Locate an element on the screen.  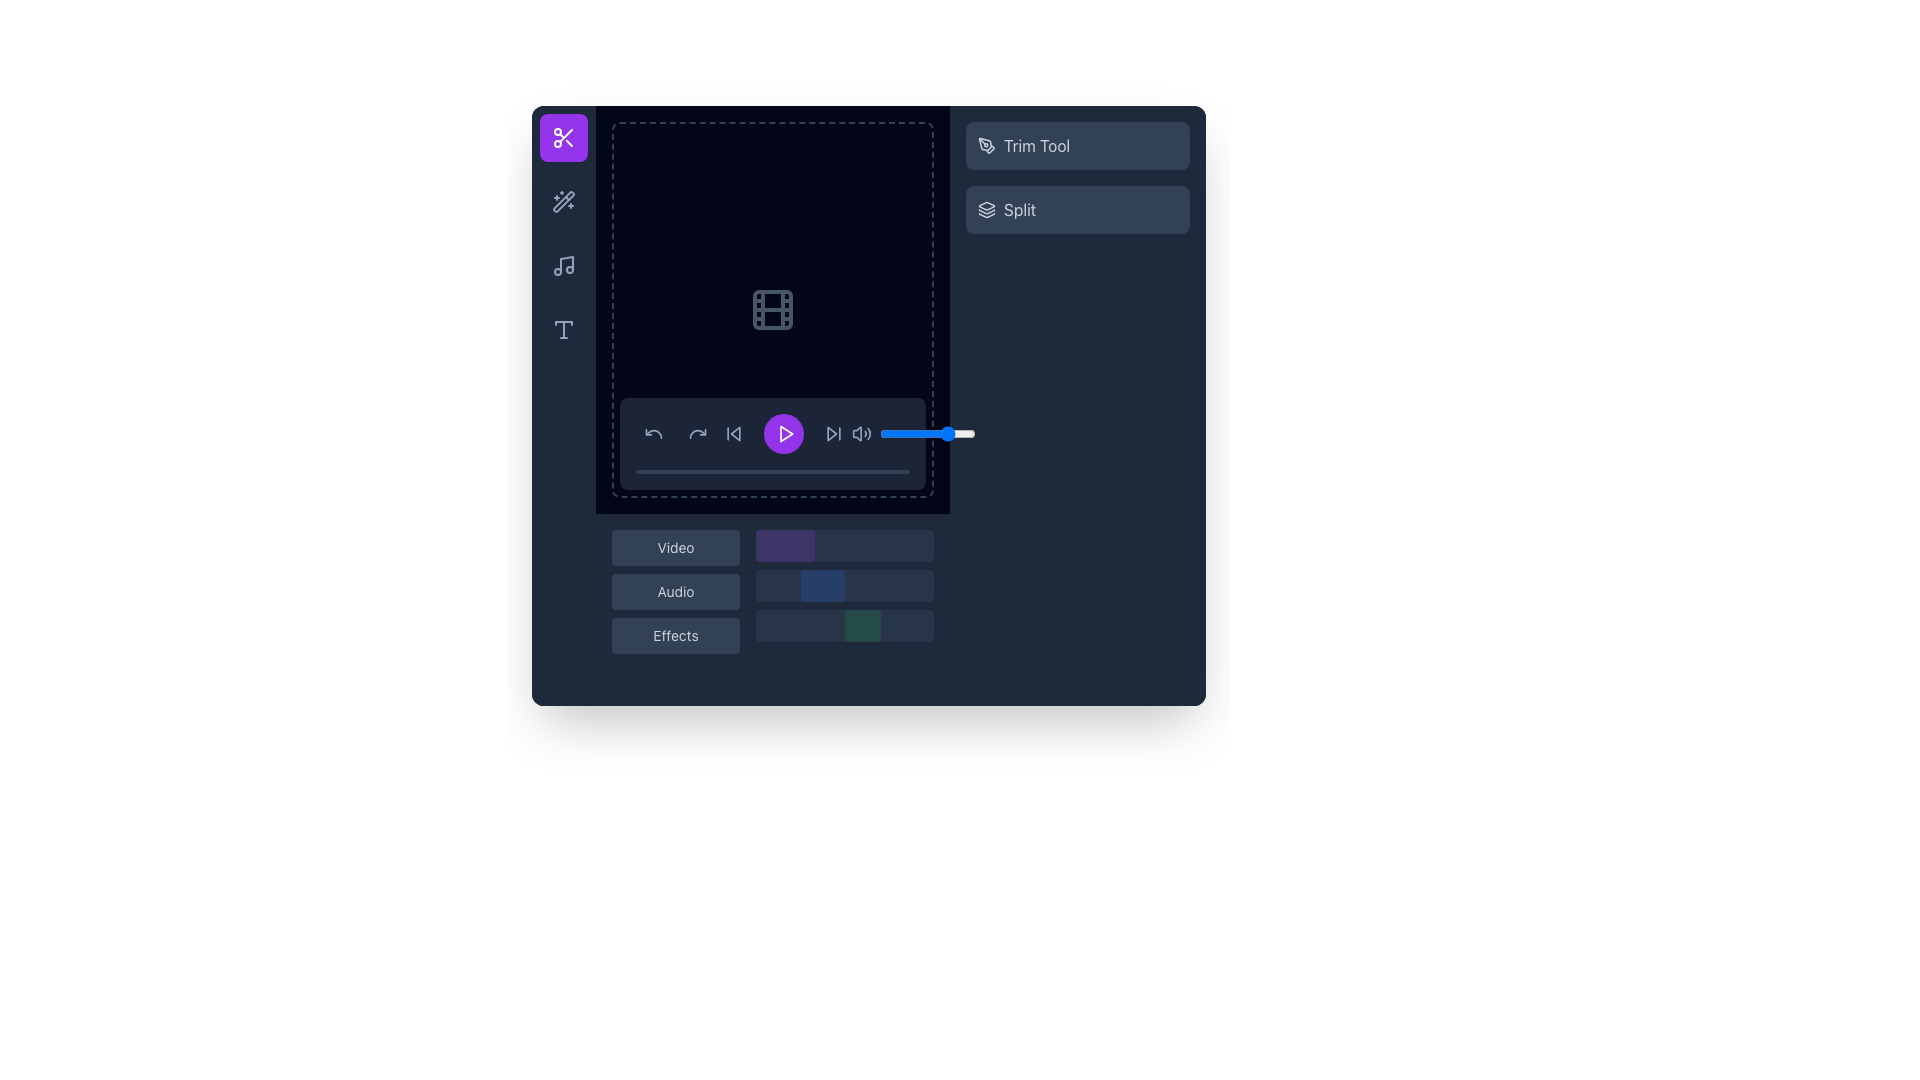
the play button located at the bottom center of the interface is located at coordinates (785, 433).